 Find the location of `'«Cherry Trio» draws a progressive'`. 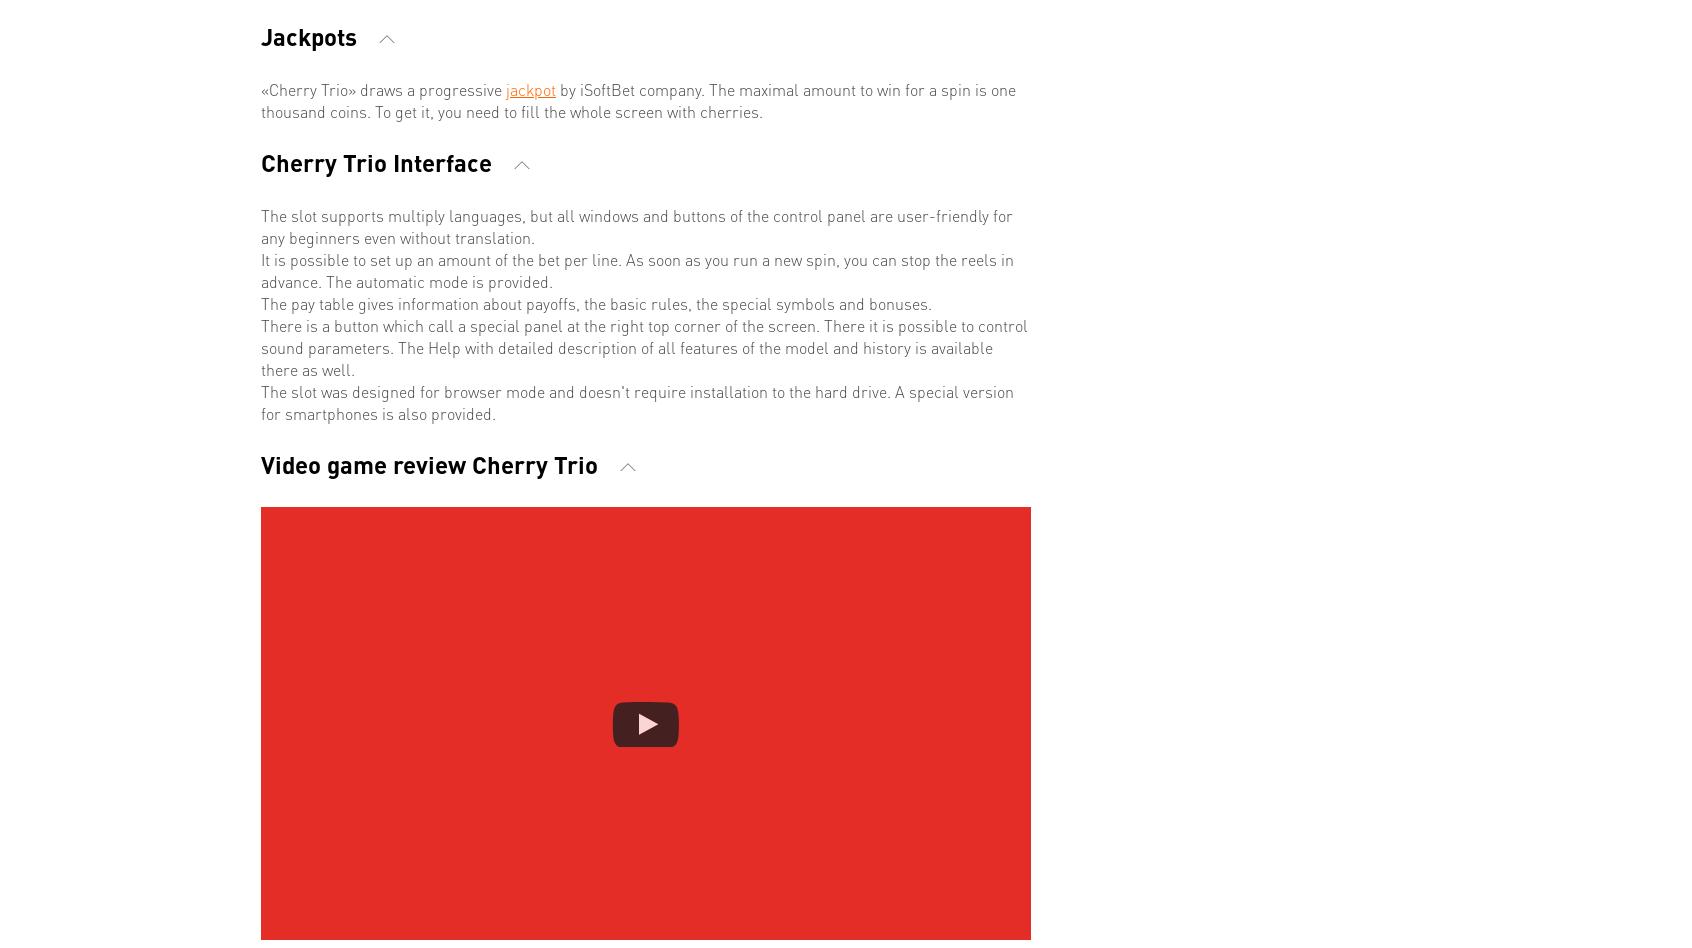

'«Cherry Trio» draws a progressive' is located at coordinates (383, 88).